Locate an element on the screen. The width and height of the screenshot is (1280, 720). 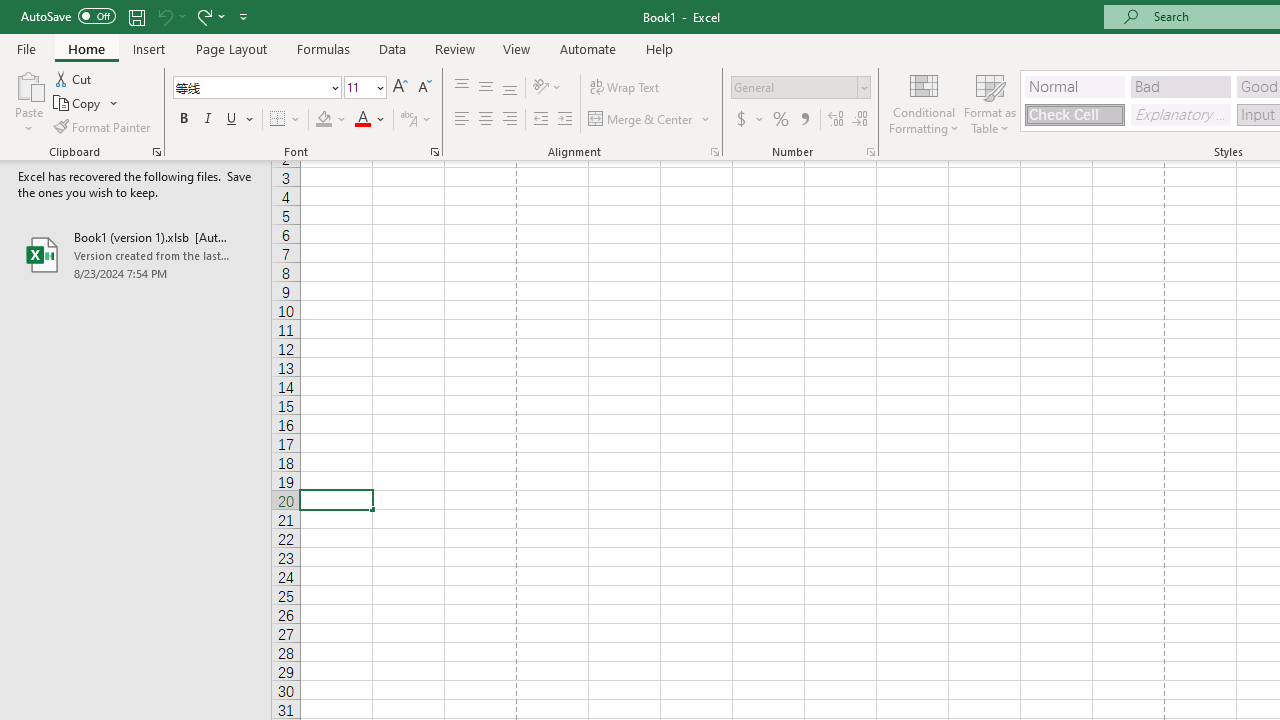
'Home' is located at coordinates (85, 48).